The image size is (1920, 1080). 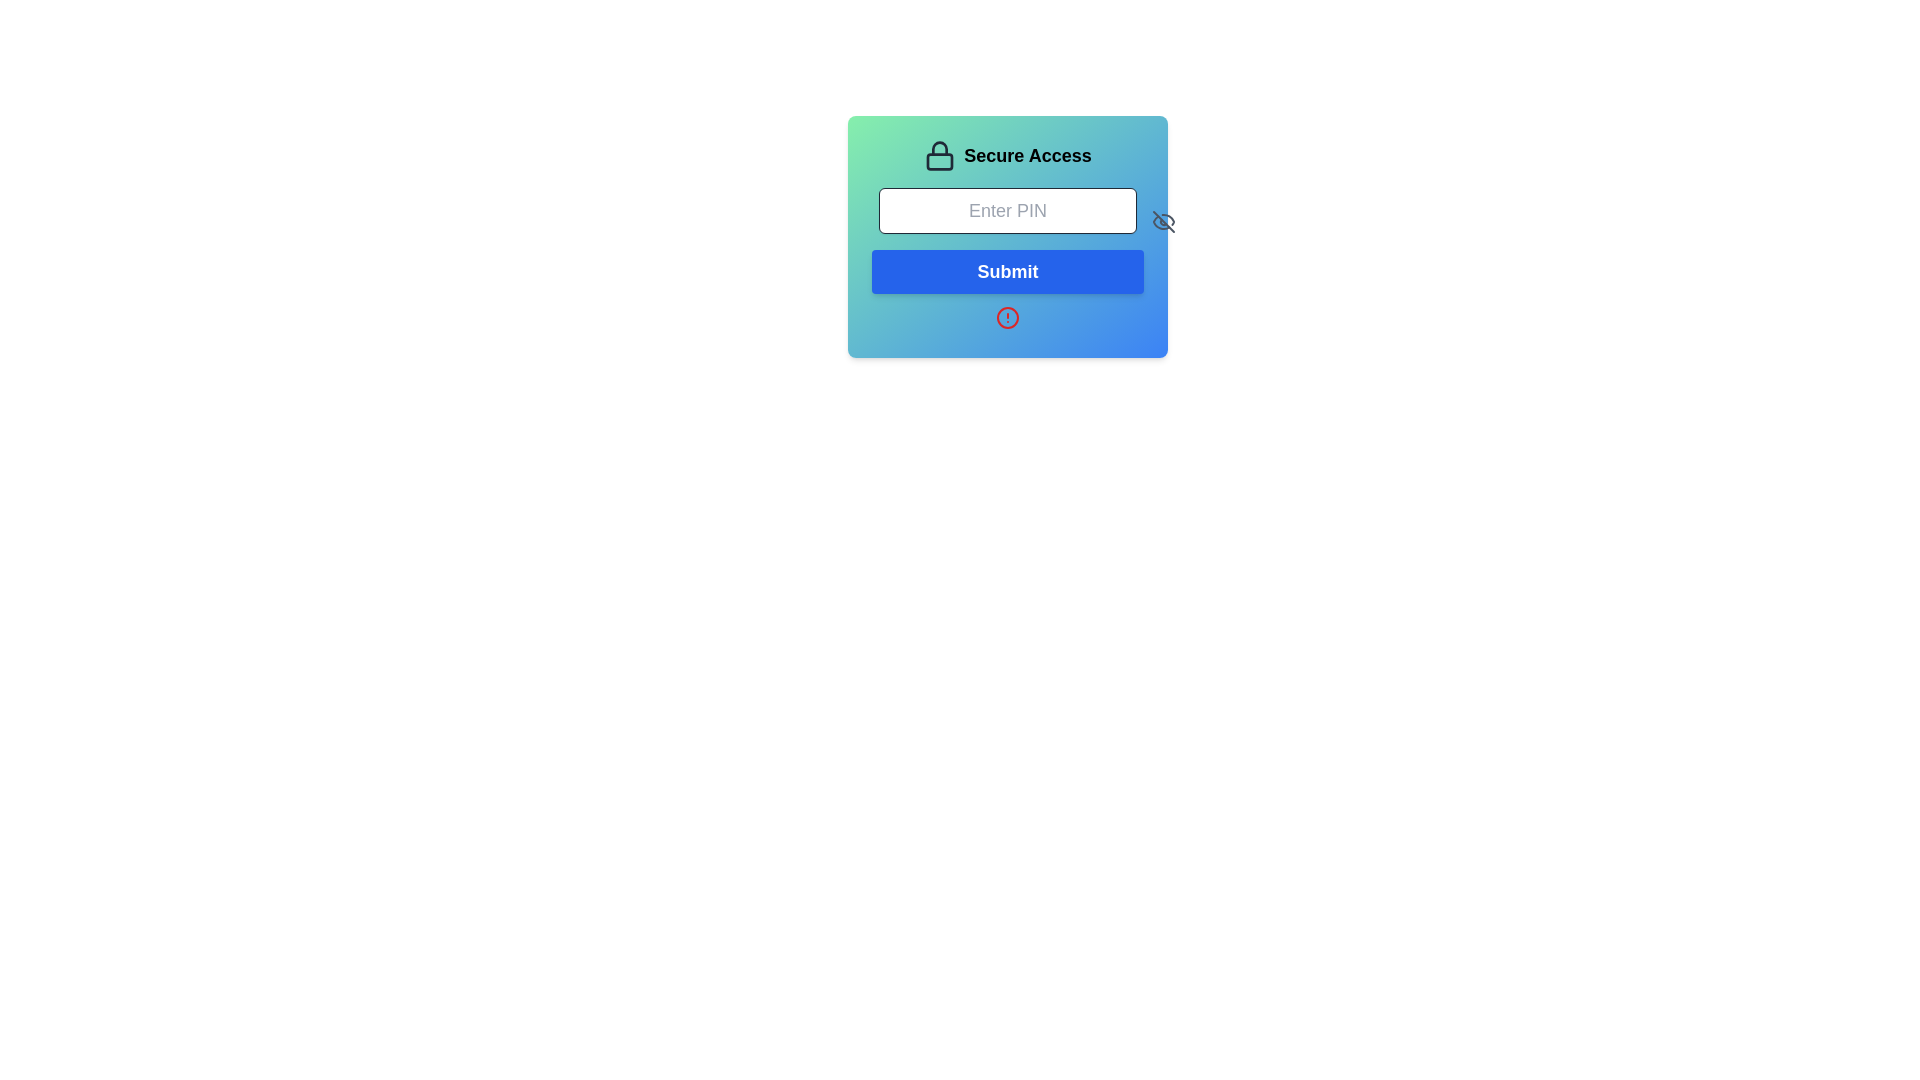 What do you see at coordinates (1008, 272) in the screenshot?
I see `the 'Submit' button, which is a rectangular button with a blue background, white bold text, and rounded corners` at bounding box center [1008, 272].